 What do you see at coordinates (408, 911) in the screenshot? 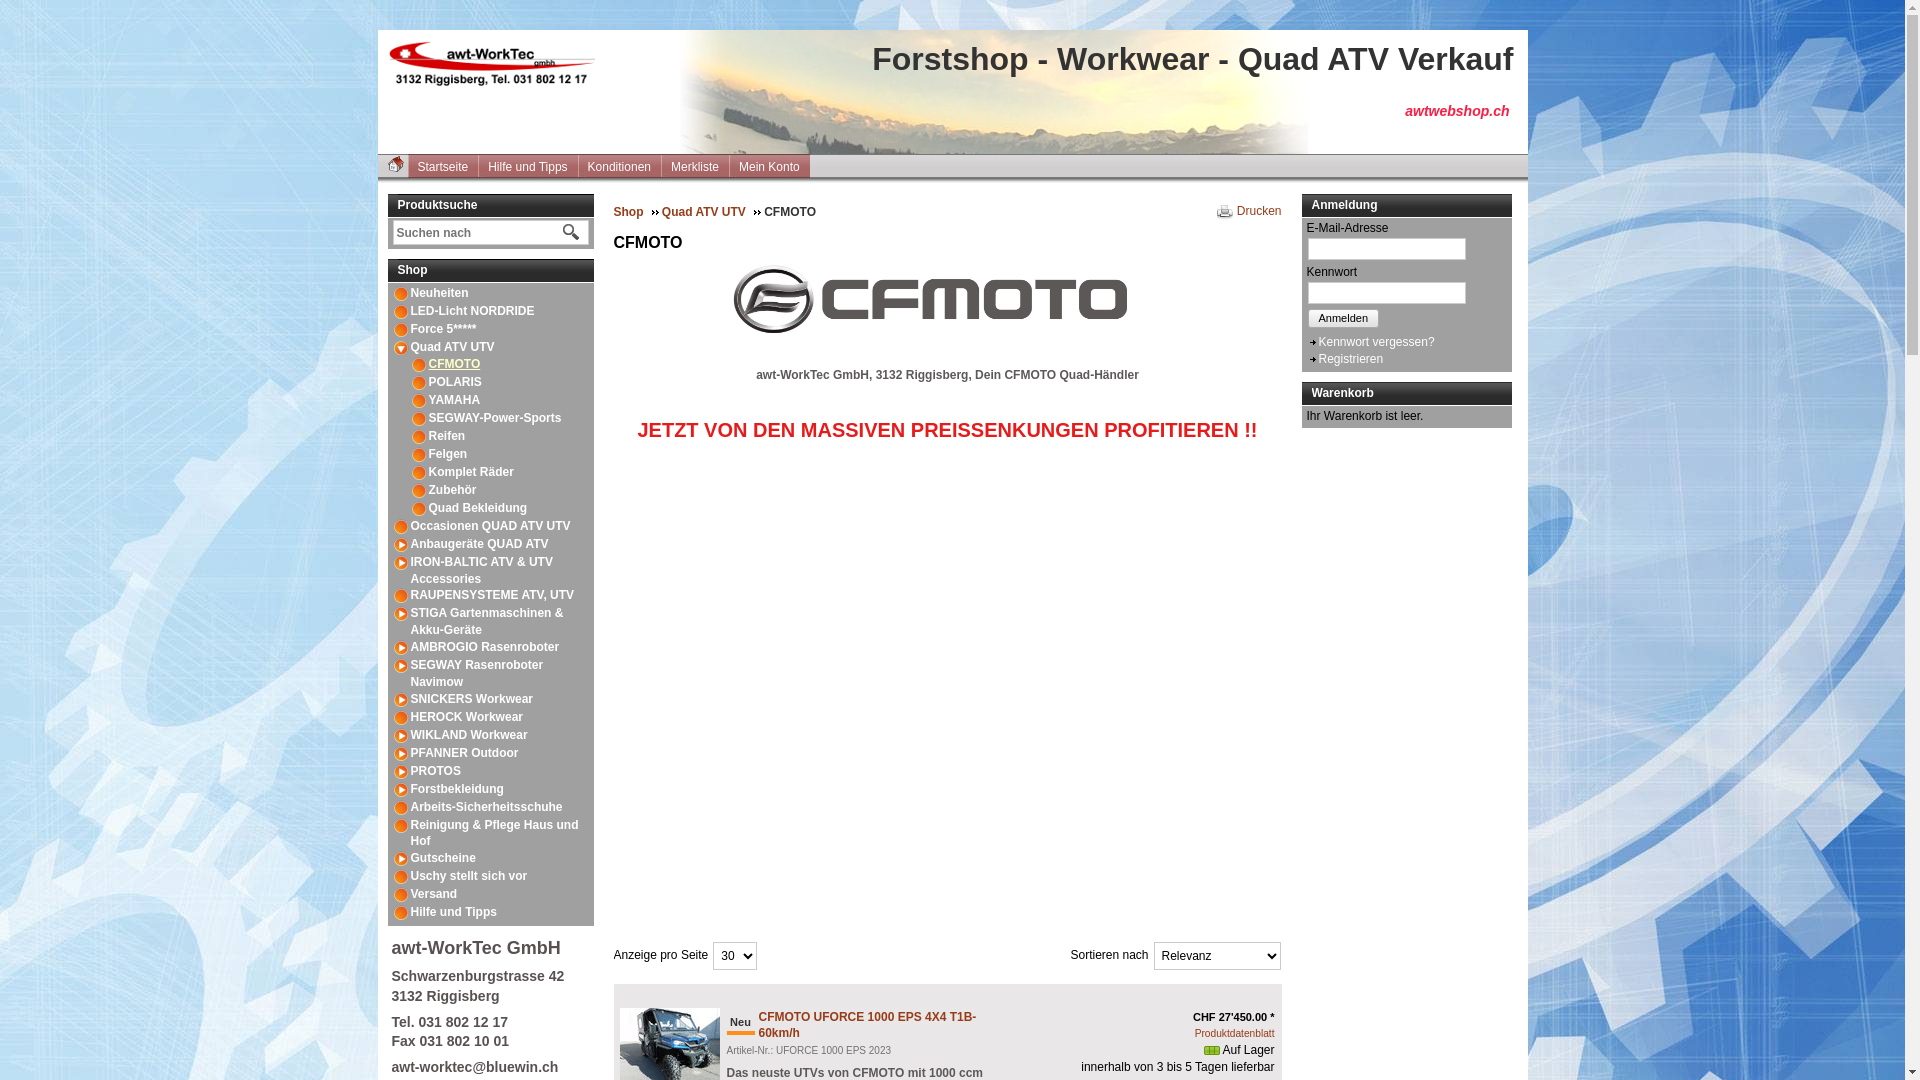
I see `'Hilfe und Tipps'` at bounding box center [408, 911].